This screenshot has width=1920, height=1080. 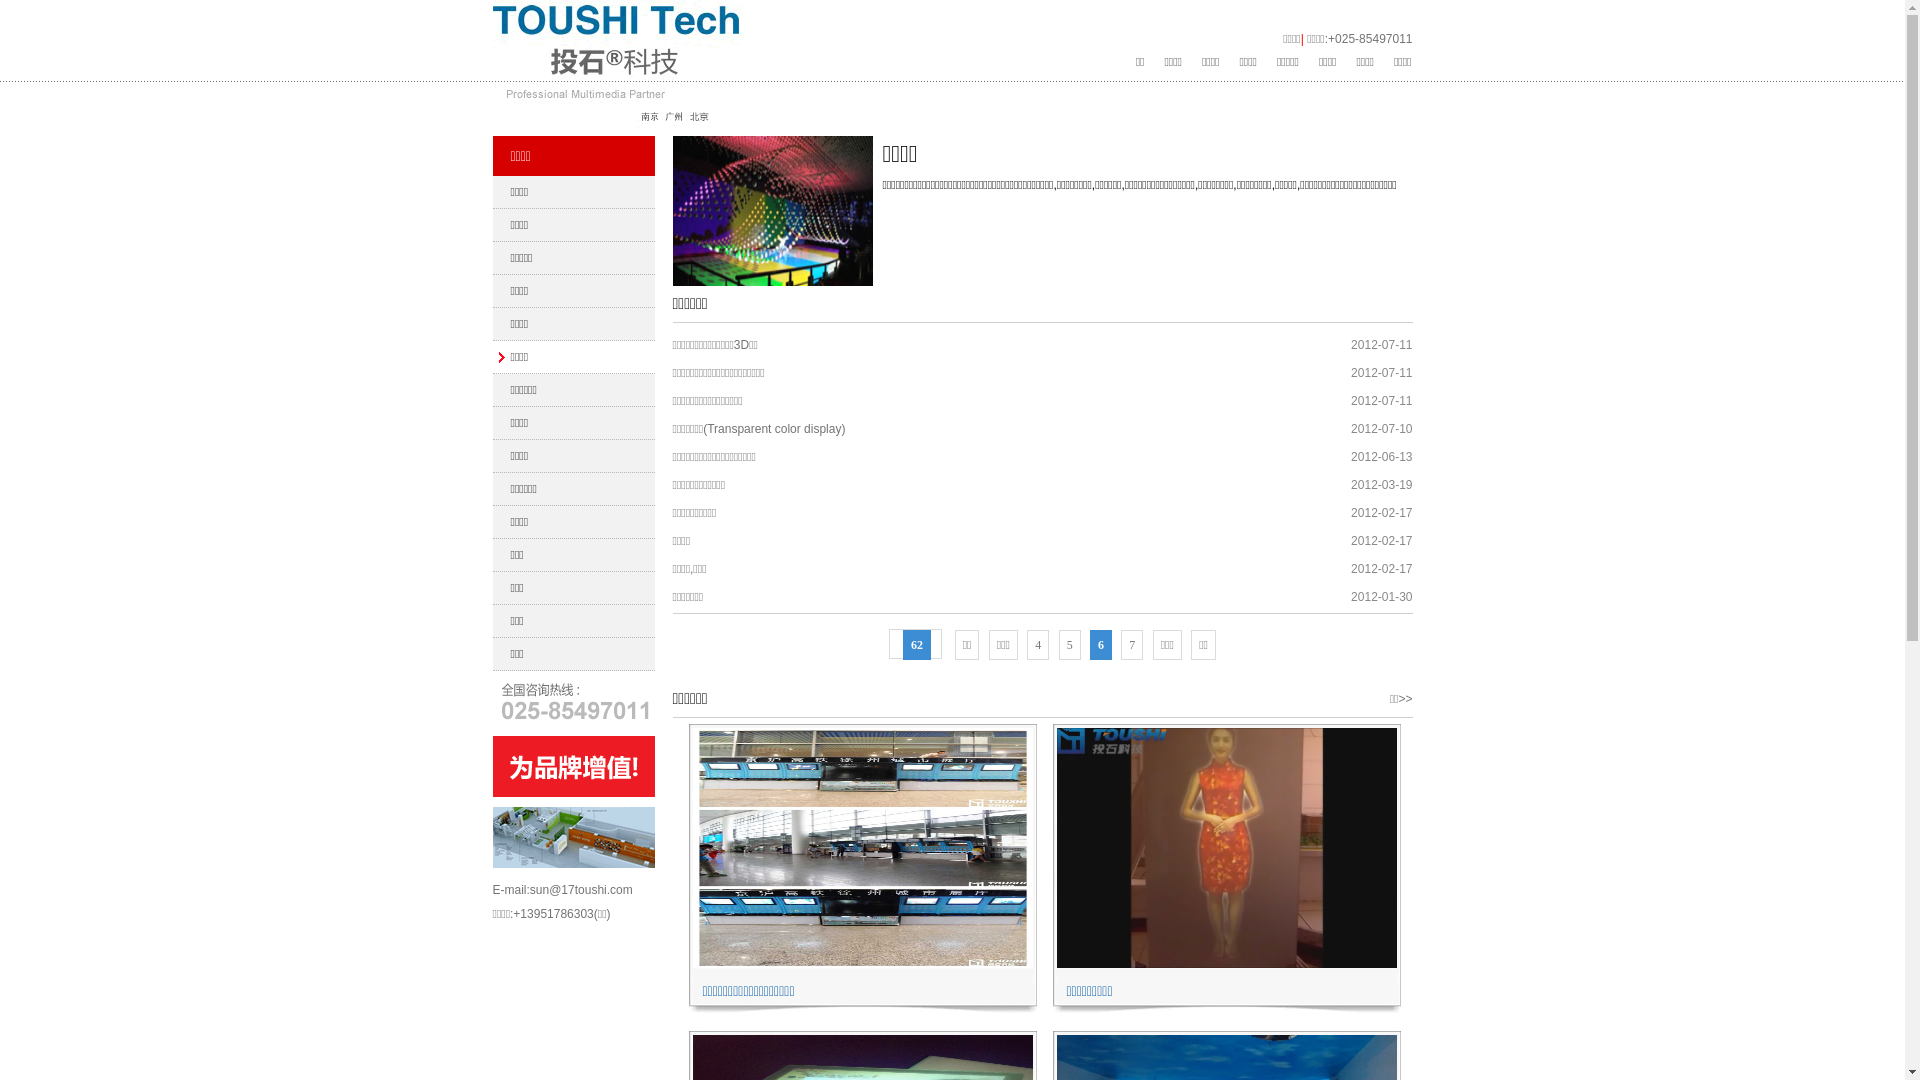 I want to click on '5', so click(x=1069, y=644).